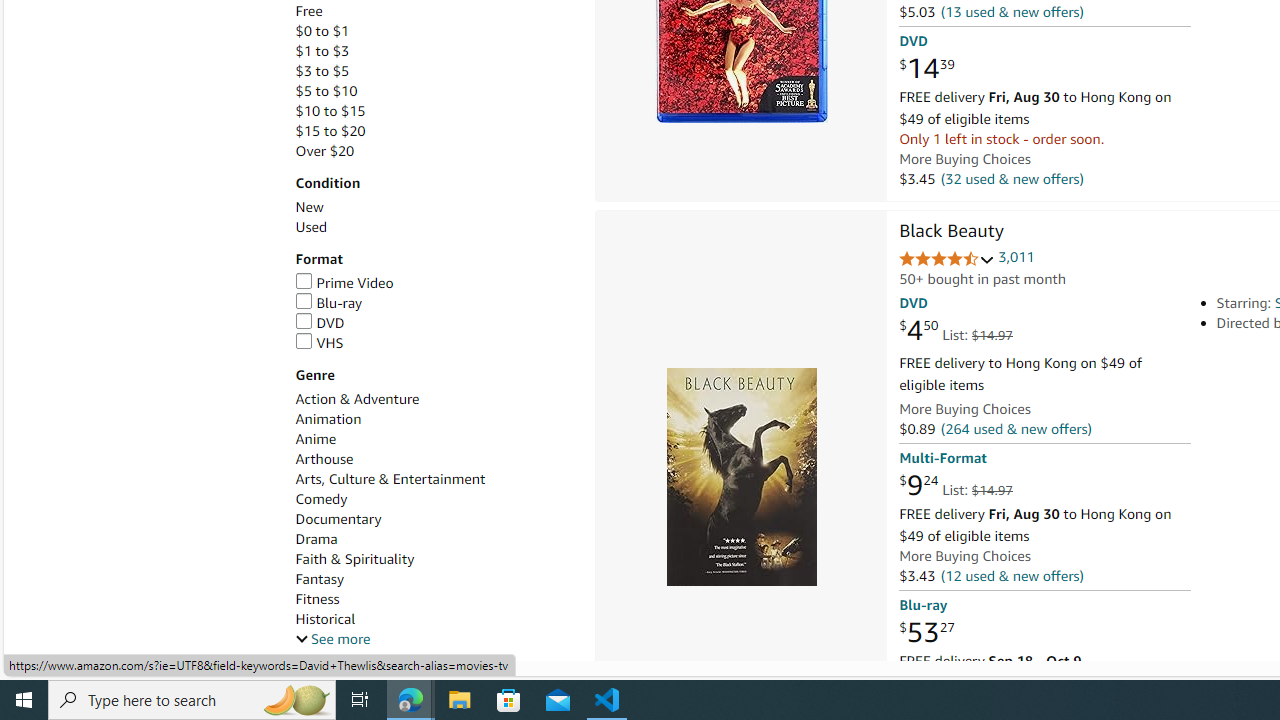 The image size is (1280, 720). What do you see at coordinates (433, 418) in the screenshot?
I see `'Animation'` at bounding box center [433, 418].